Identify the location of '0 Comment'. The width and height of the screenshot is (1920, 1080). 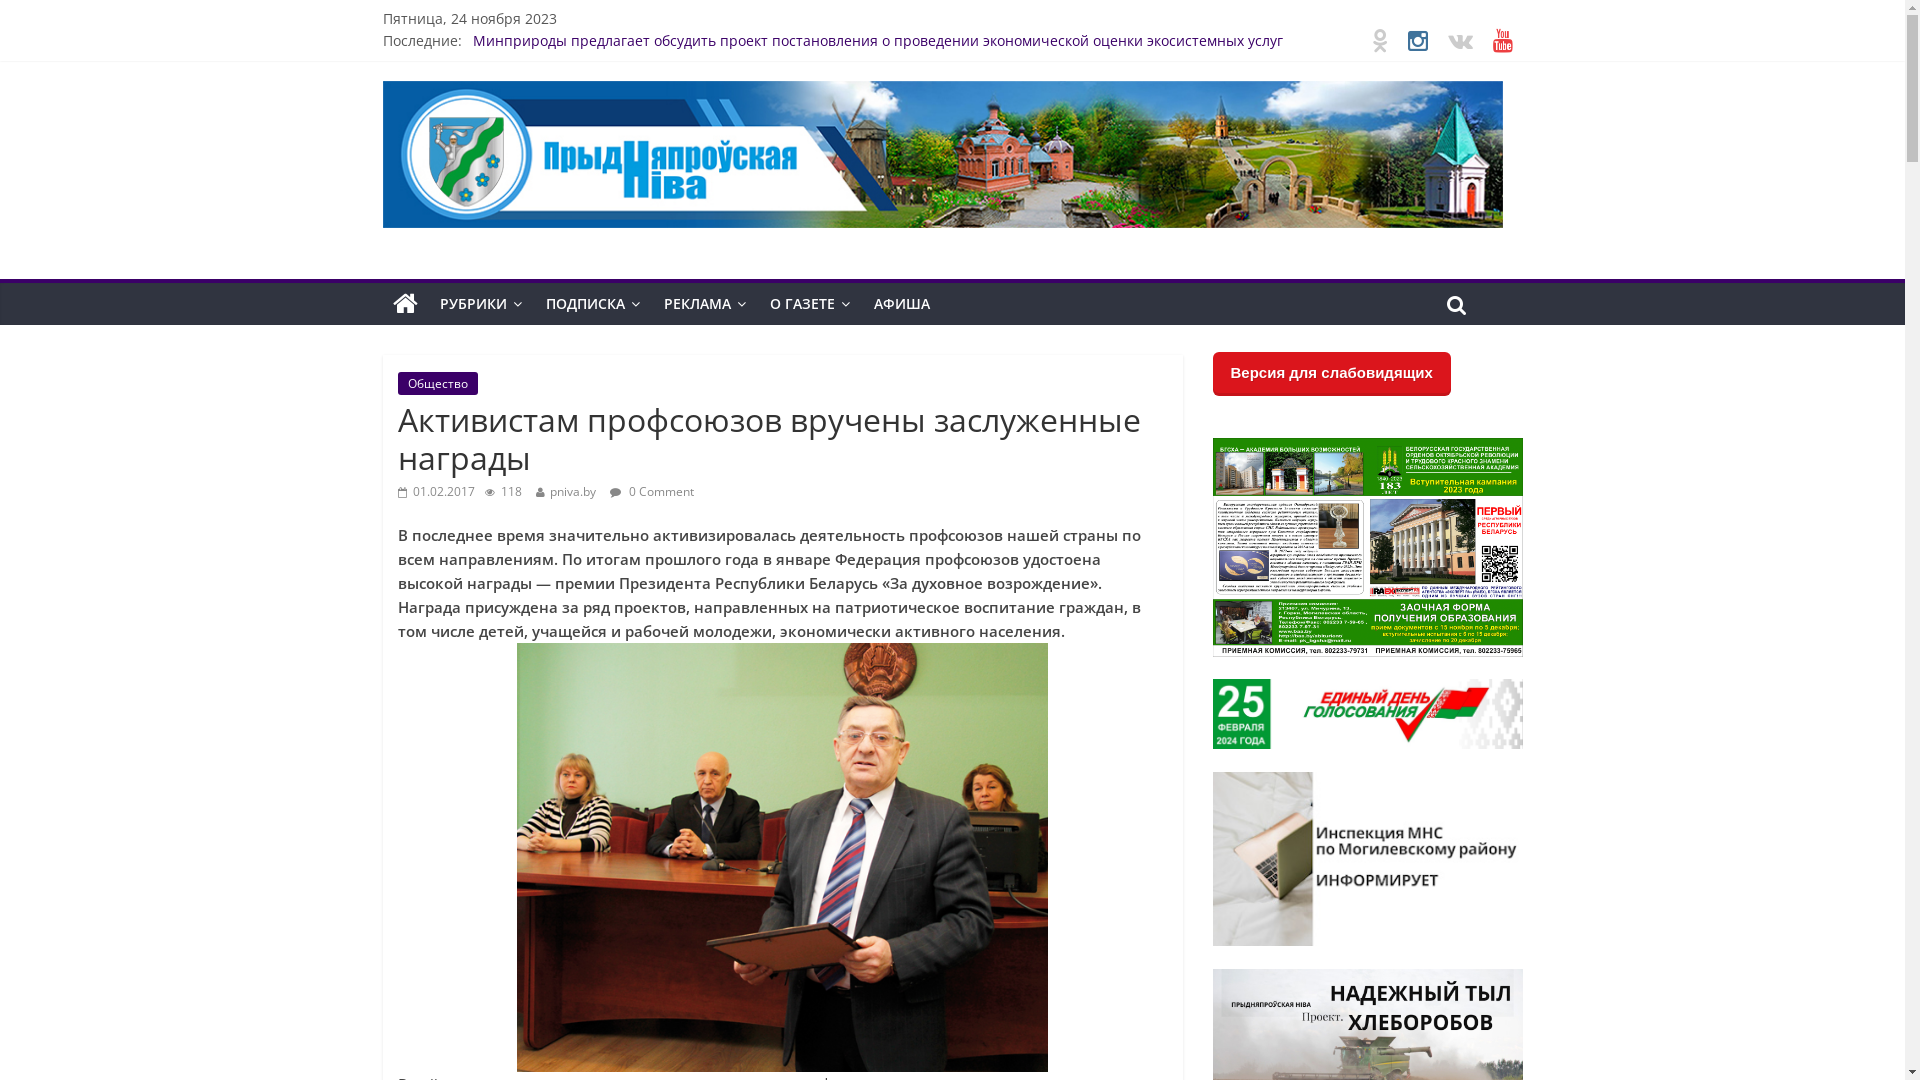
(608, 490).